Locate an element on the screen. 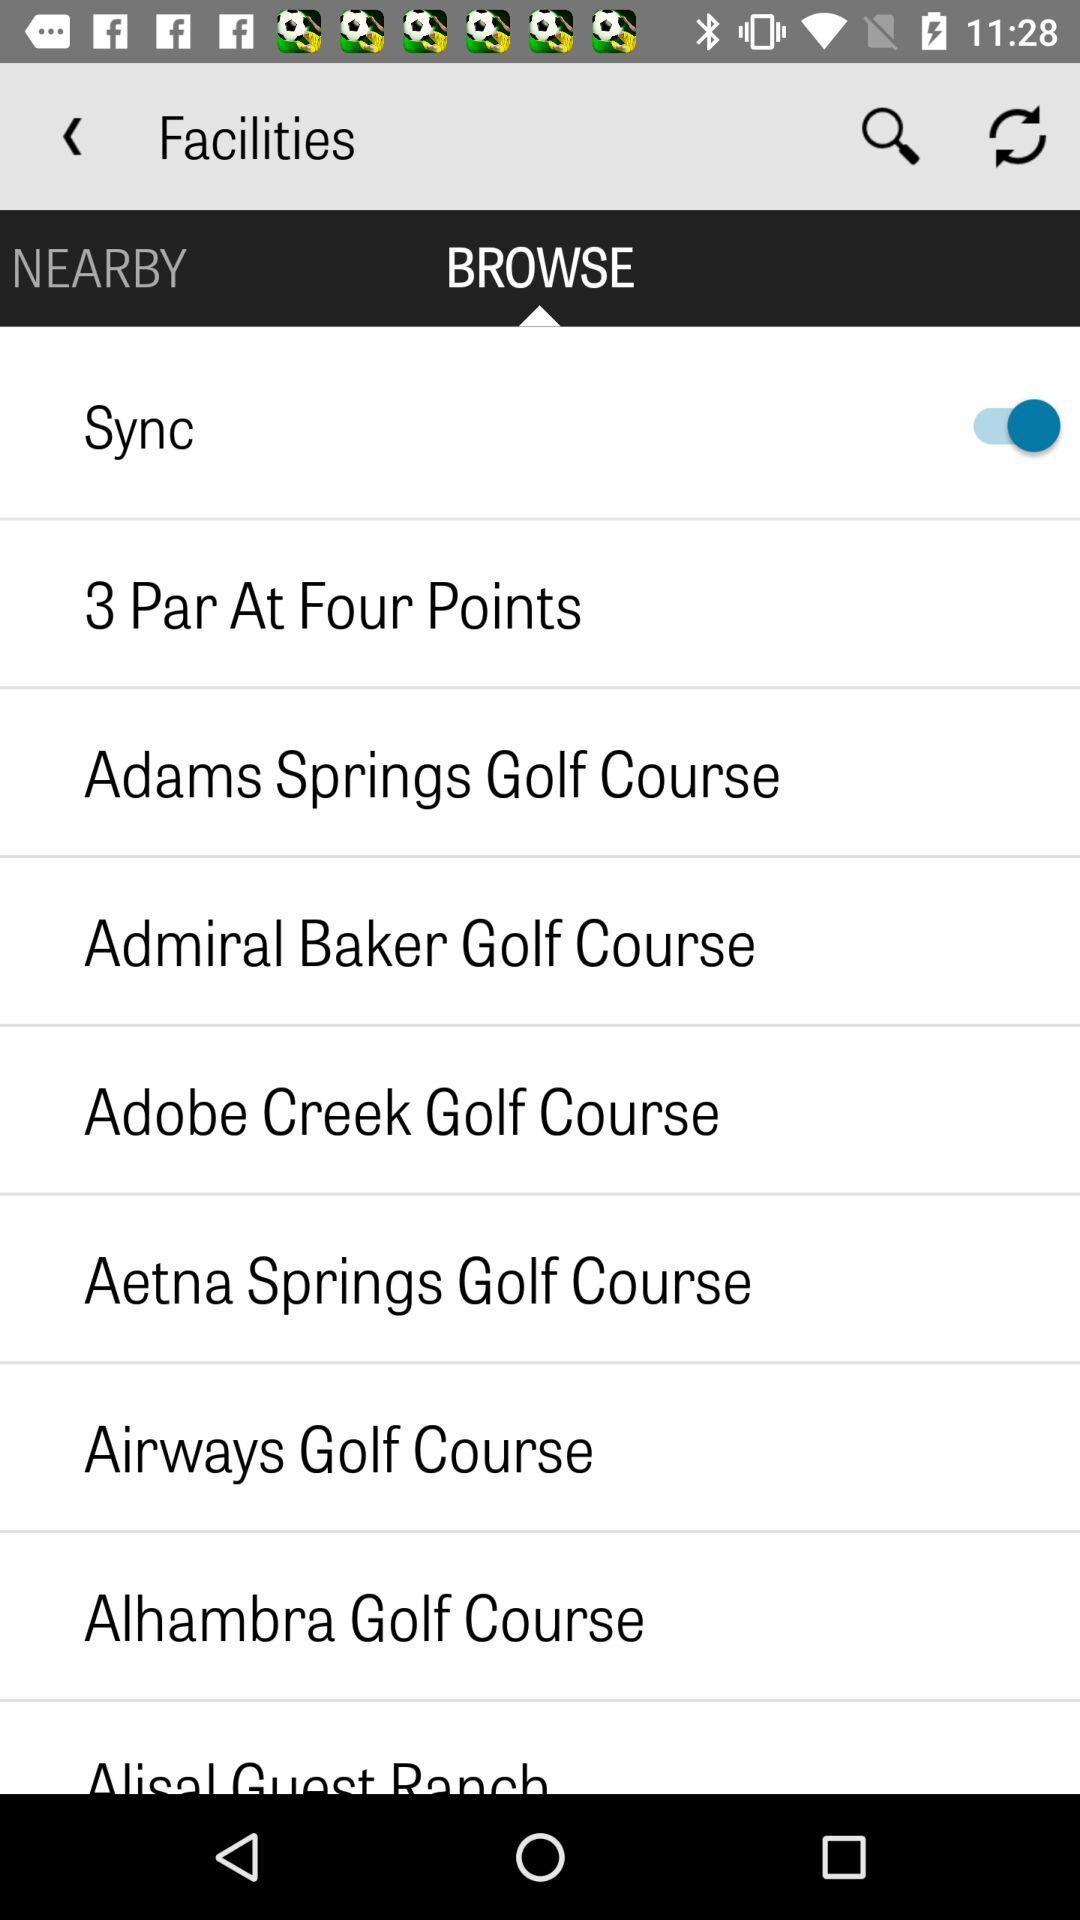  icon below alhambra golf course item is located at coordinates (275, 1746).